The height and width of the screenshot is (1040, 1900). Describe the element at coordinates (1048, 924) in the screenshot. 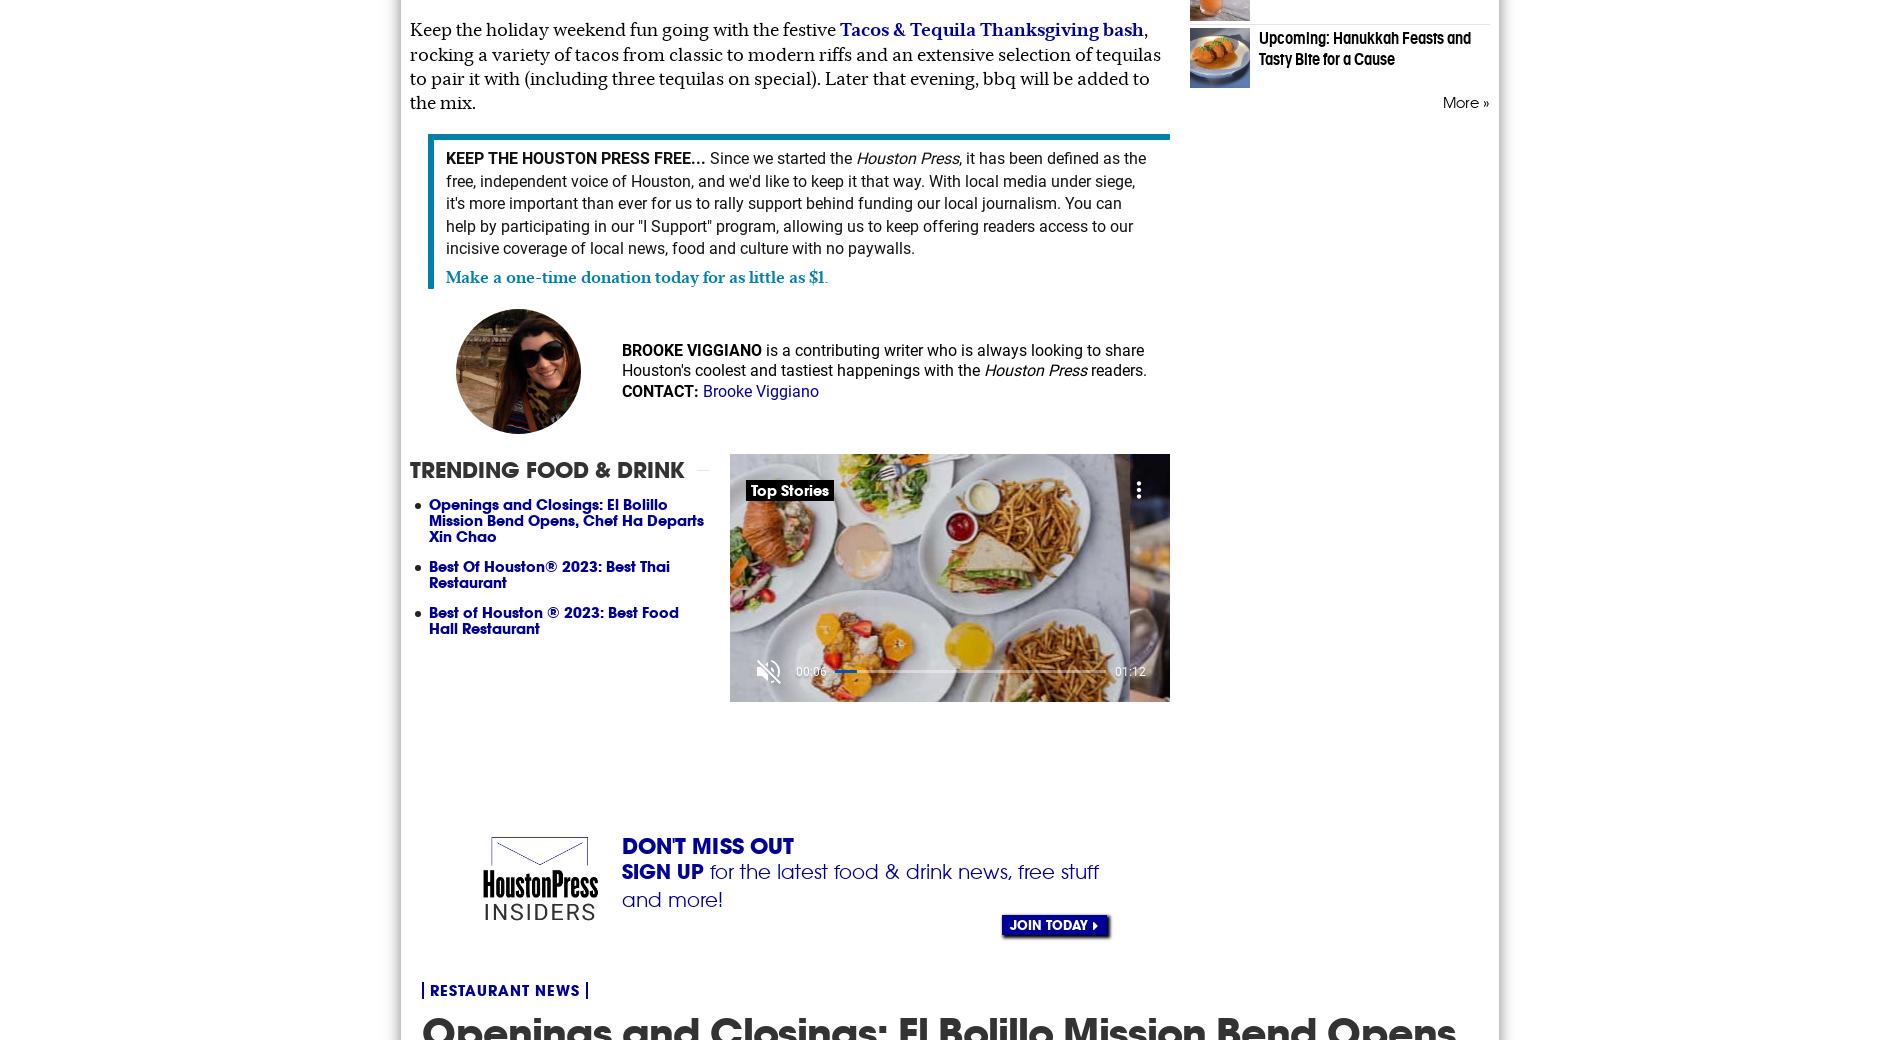

I see `'Join Today'` at that location.